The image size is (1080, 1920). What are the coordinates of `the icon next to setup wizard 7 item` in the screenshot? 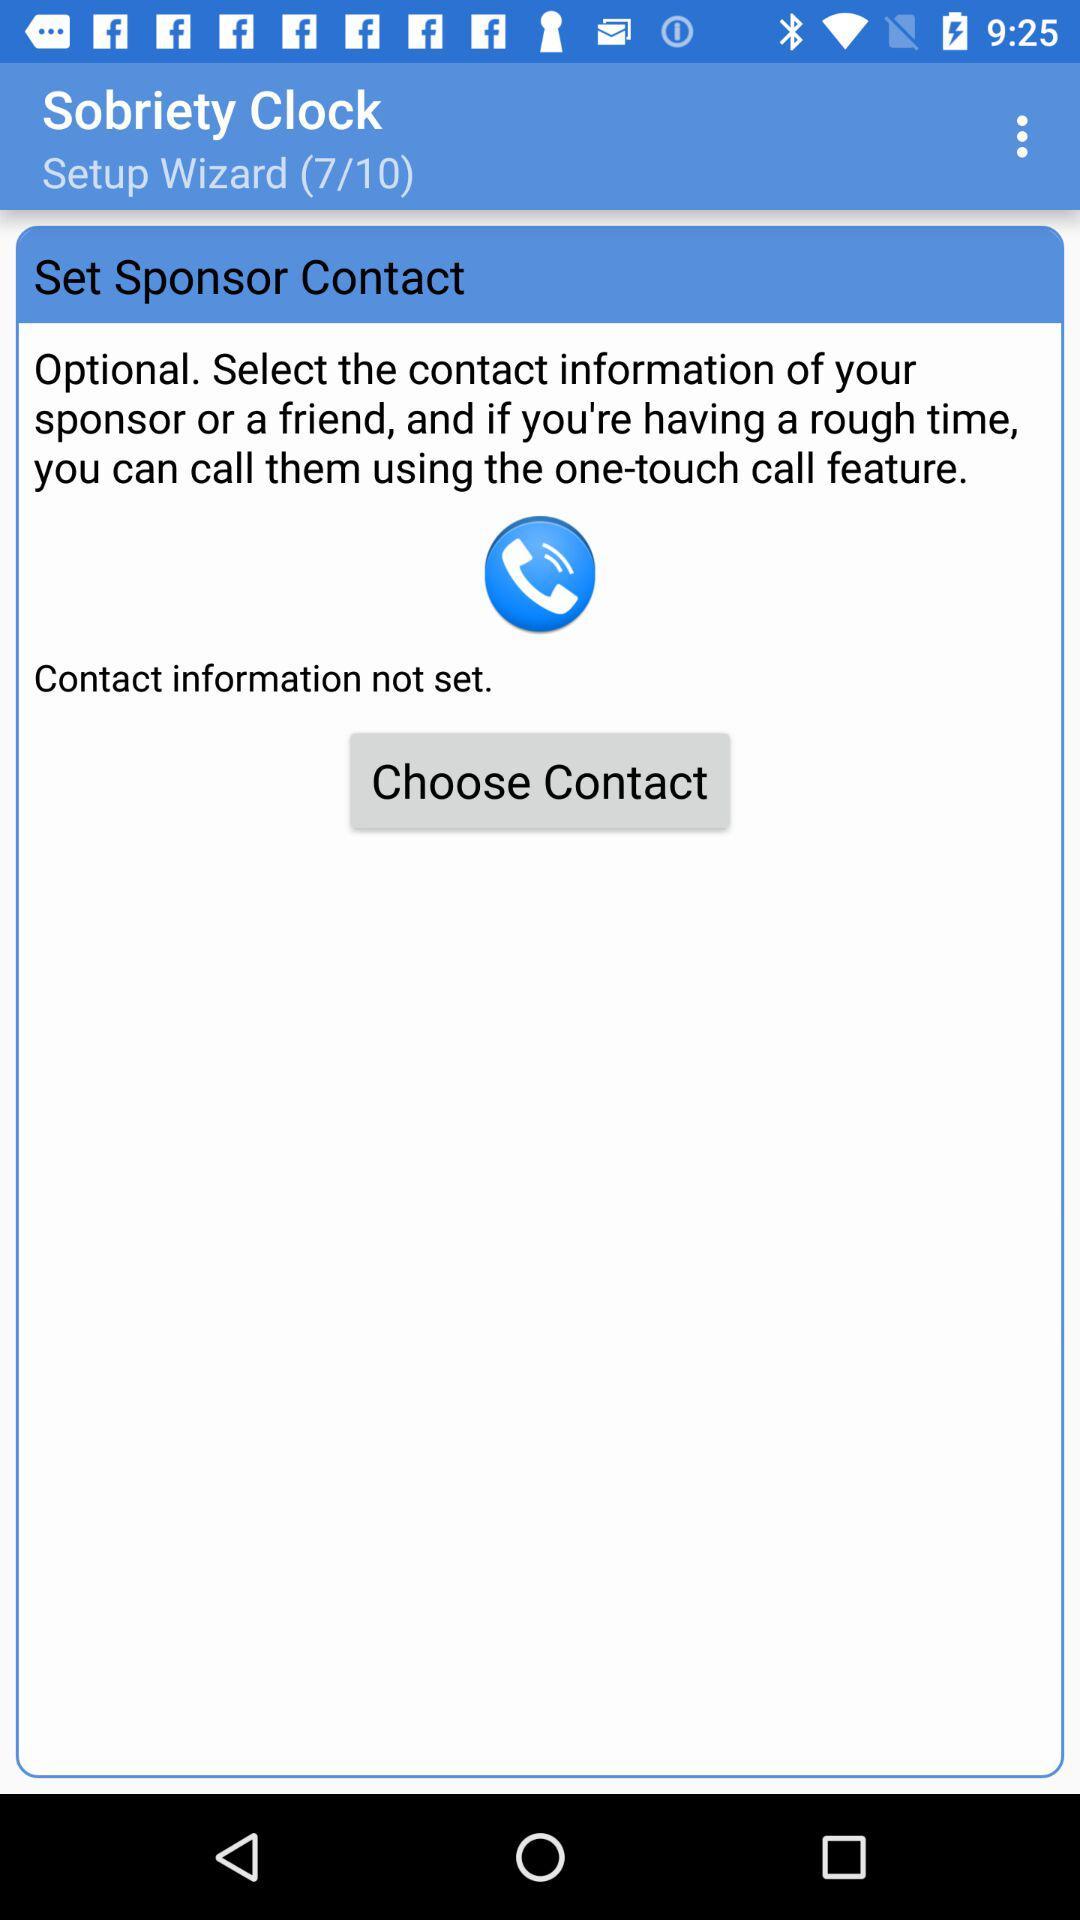 It's located at (1027, 135).